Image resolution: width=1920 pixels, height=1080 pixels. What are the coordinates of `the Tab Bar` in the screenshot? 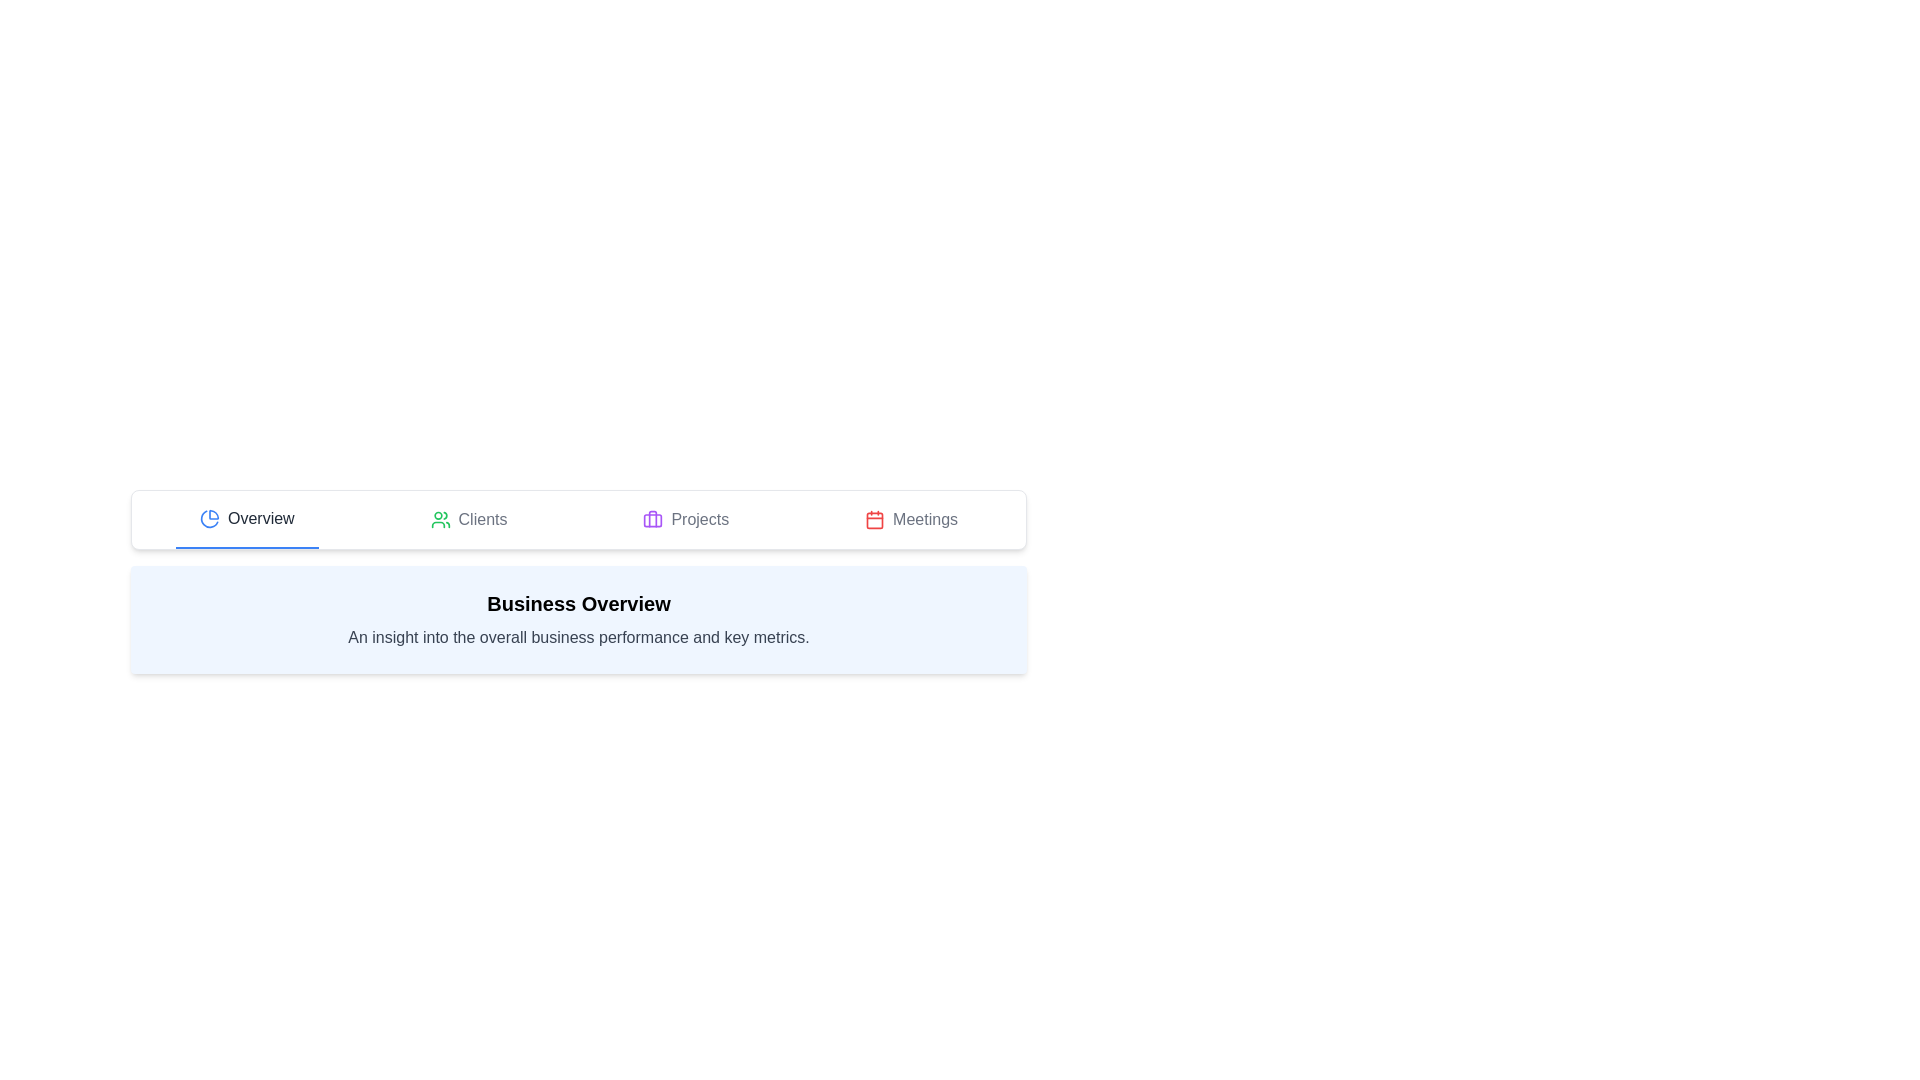 It's located at (578, 519).